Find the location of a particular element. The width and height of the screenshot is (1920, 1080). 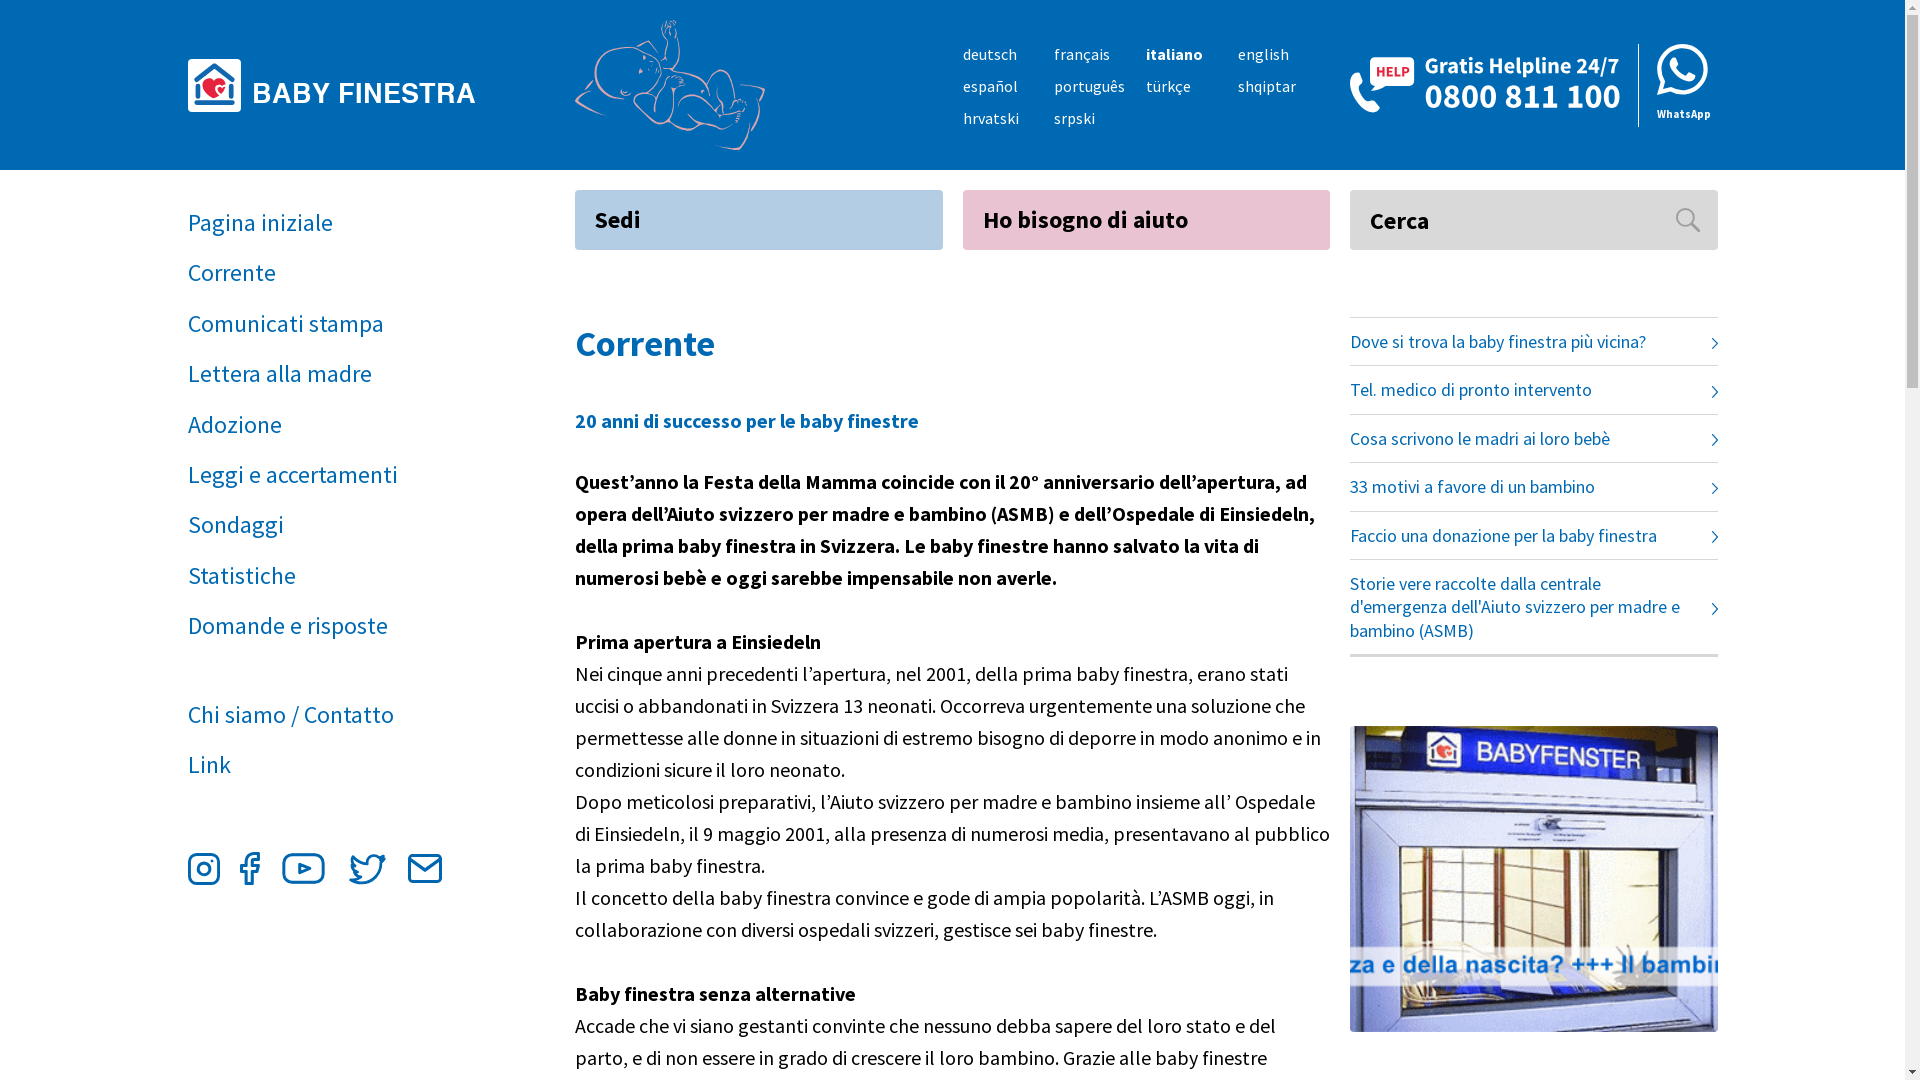

'Domande e risposte' is located at coordinates (335, 624).